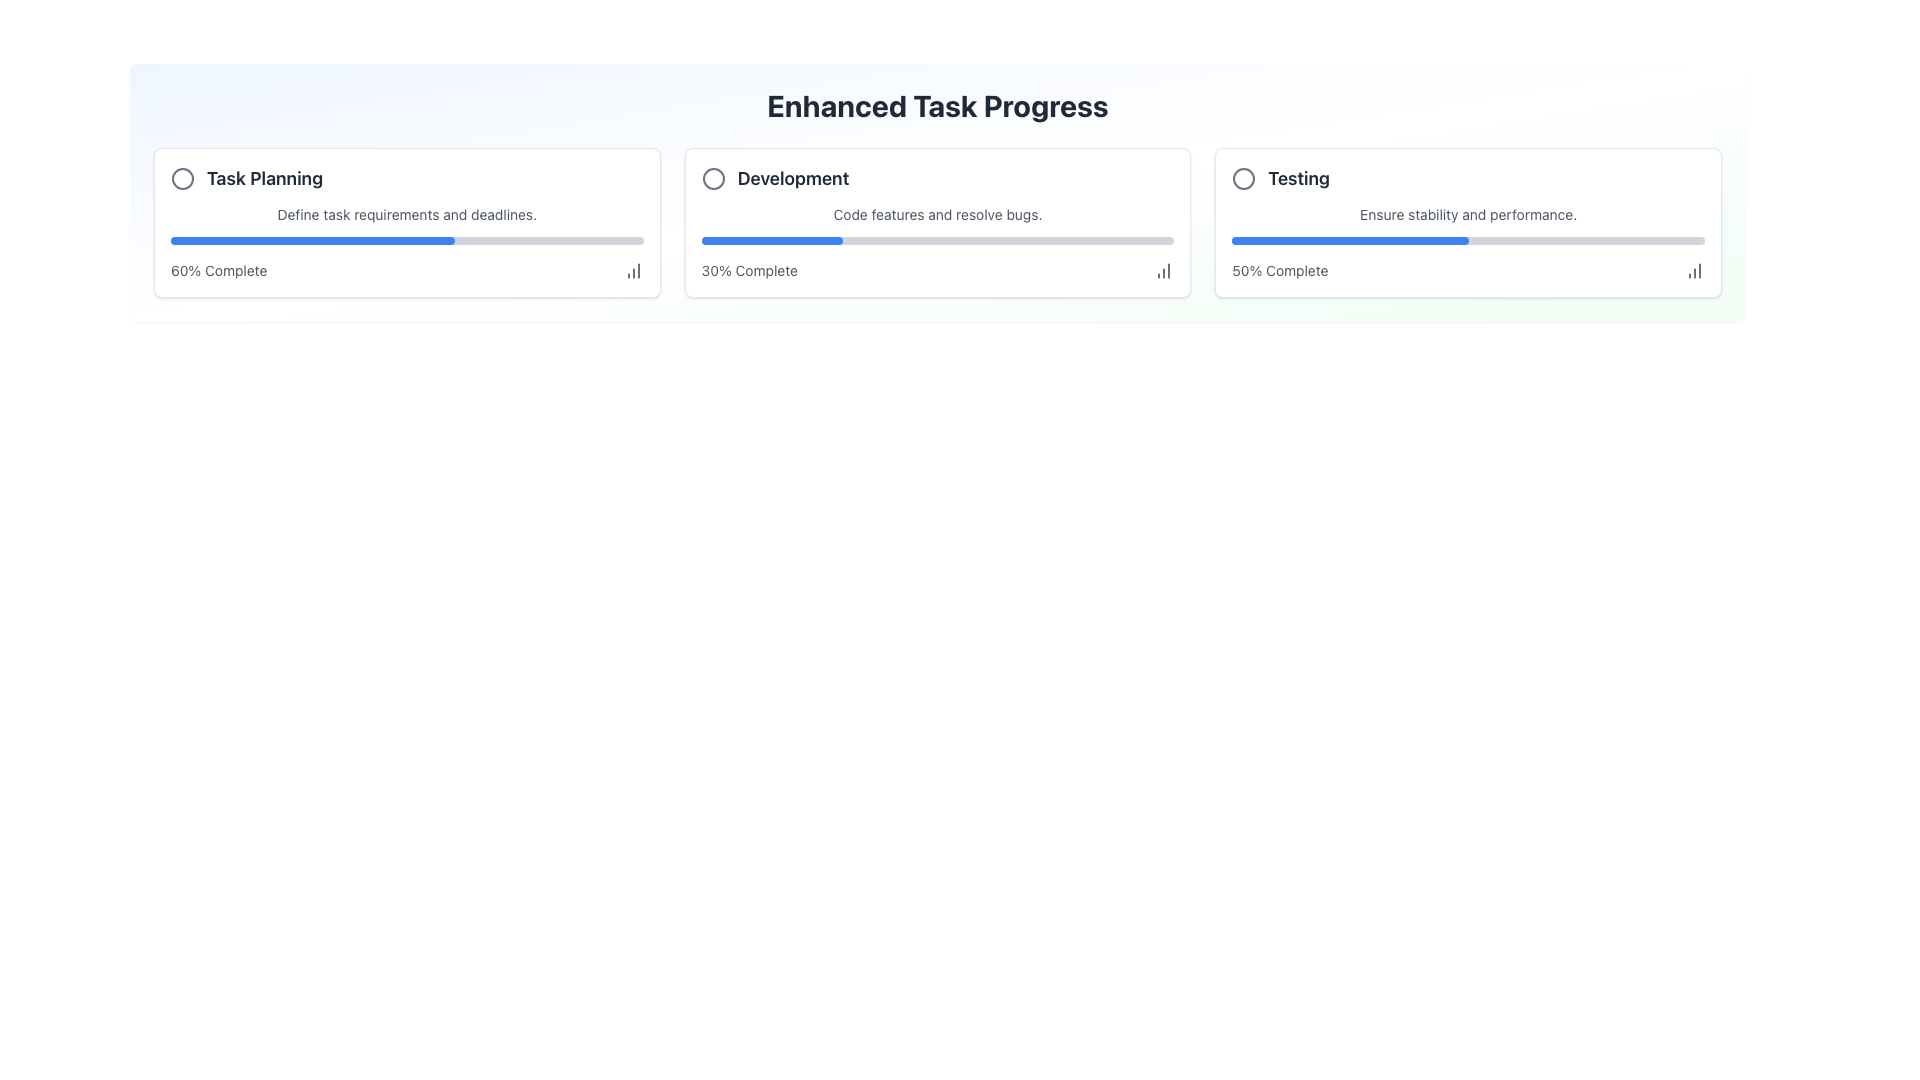  What do you see at coordinates (936, 215) in the screenshot?
I see `the static text that reads 'Code features and resolve bugs.' which is located within the 'Development' card, positioned below the heading and above a blue progress bar` at bounding box center [936, 215].